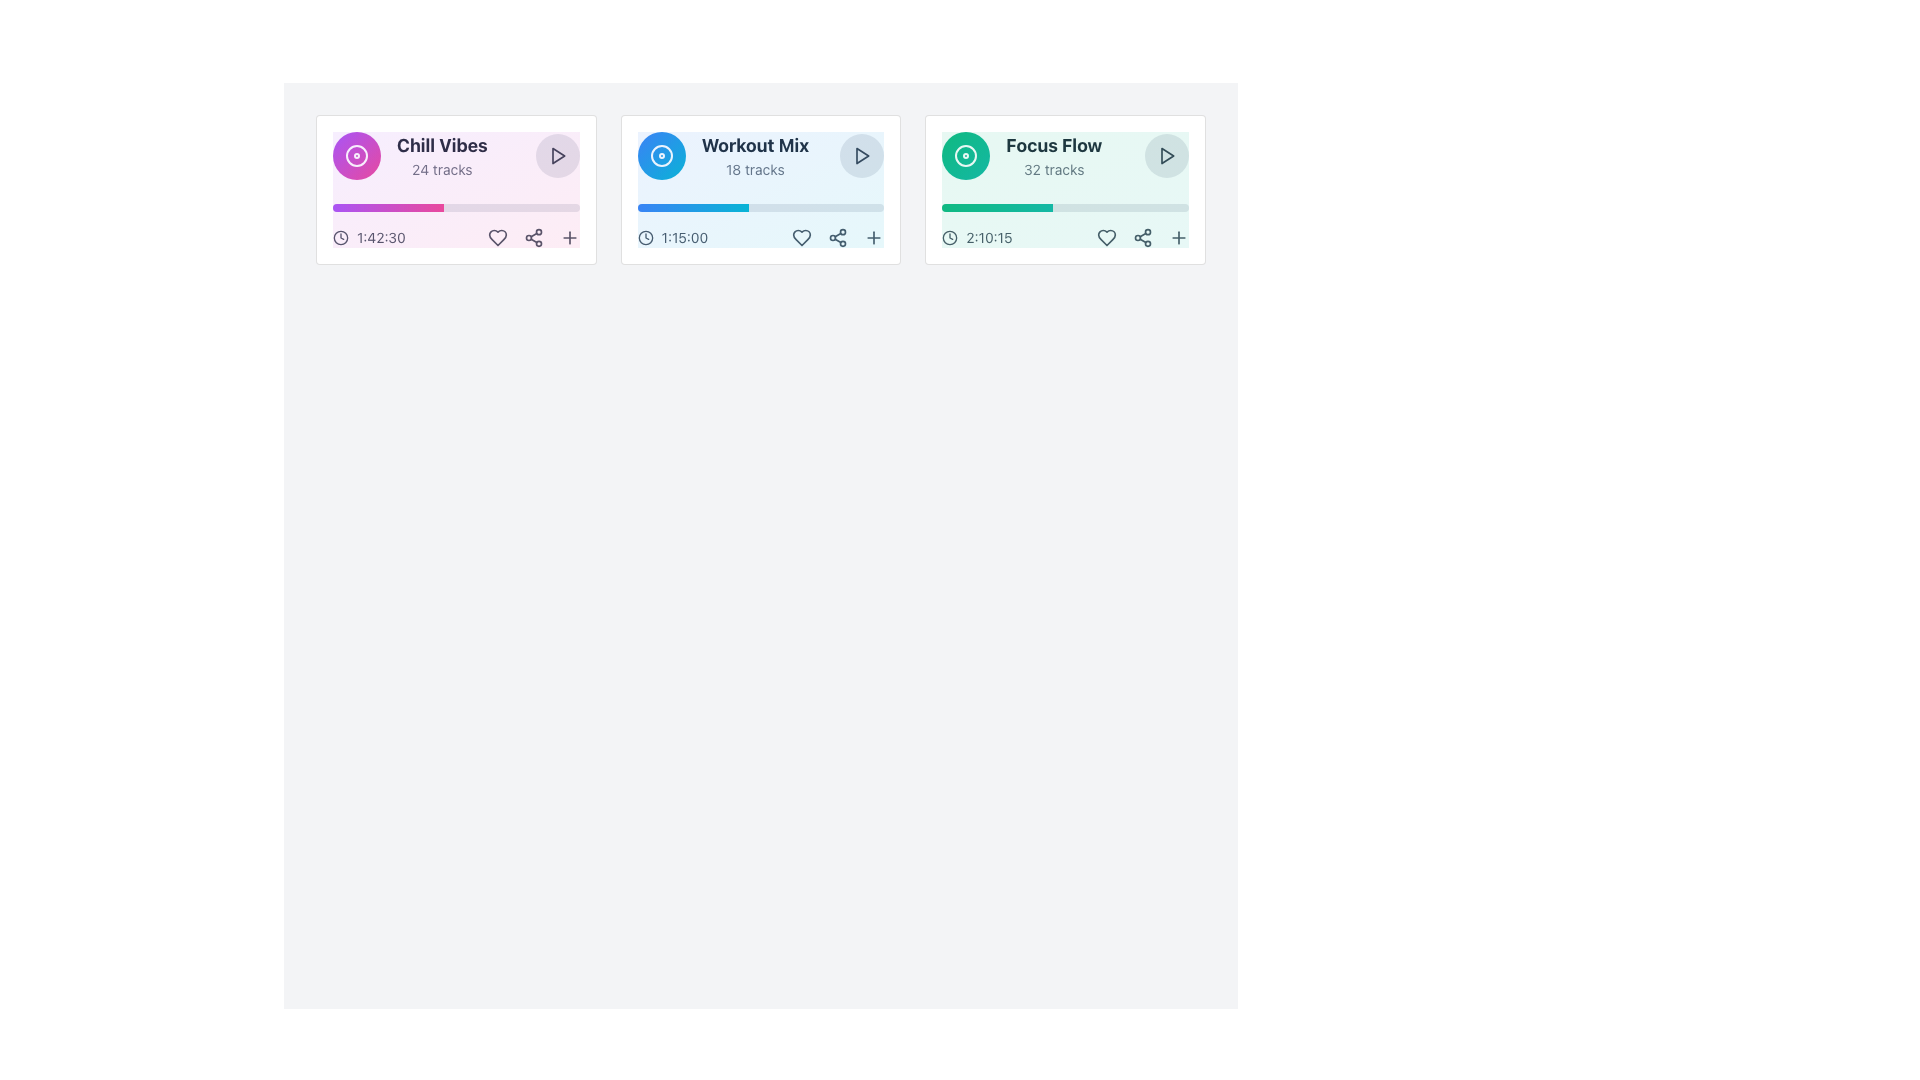  What do you see at coordinates (661, 154) in the screenshot?
I see `the circular graphic element representing the 'Workout Mix' playlist icon located at the center of its card` at bounding box center [661, 154].